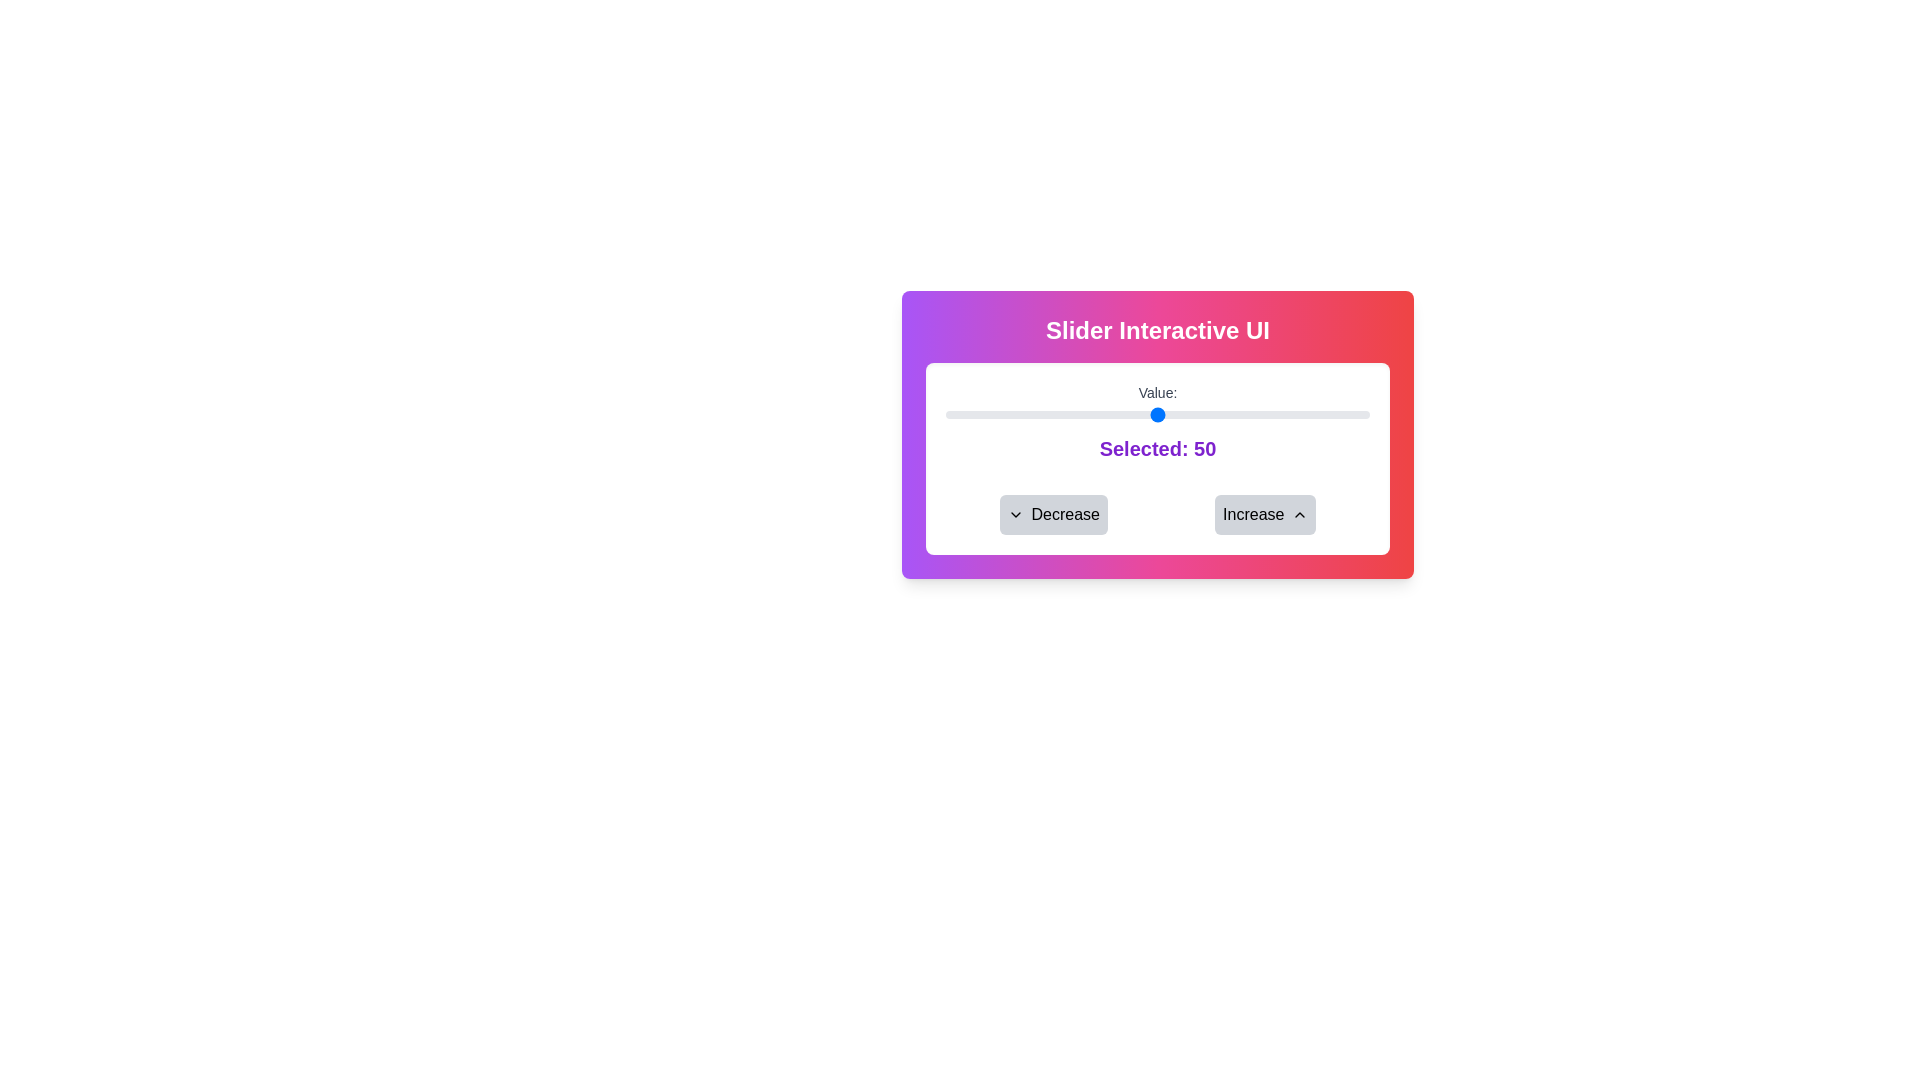  I want to click on the slider, so click(1293, 414).